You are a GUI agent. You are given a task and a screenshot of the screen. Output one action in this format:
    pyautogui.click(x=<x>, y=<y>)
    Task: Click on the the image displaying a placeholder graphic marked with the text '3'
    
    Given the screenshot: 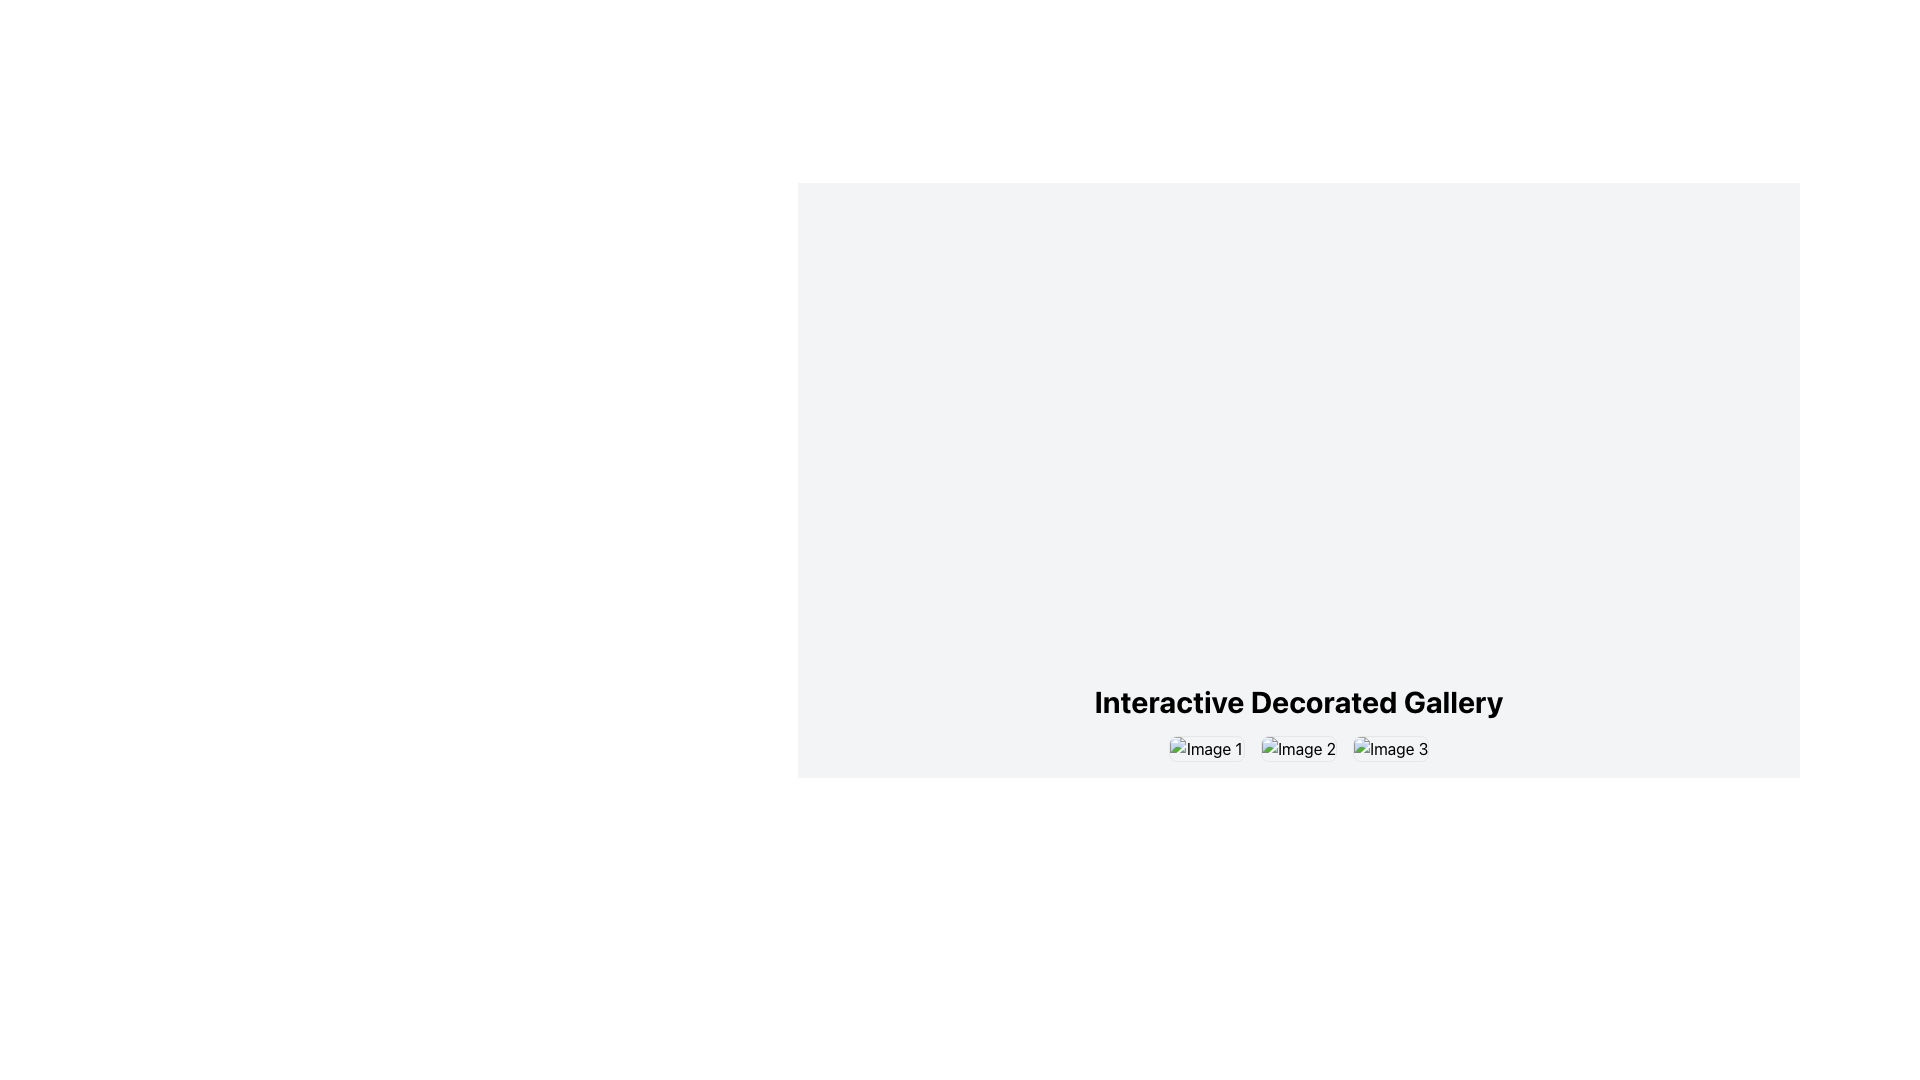 What is the action you would take?
    pyautogui.click(x=1390, y=748)
    